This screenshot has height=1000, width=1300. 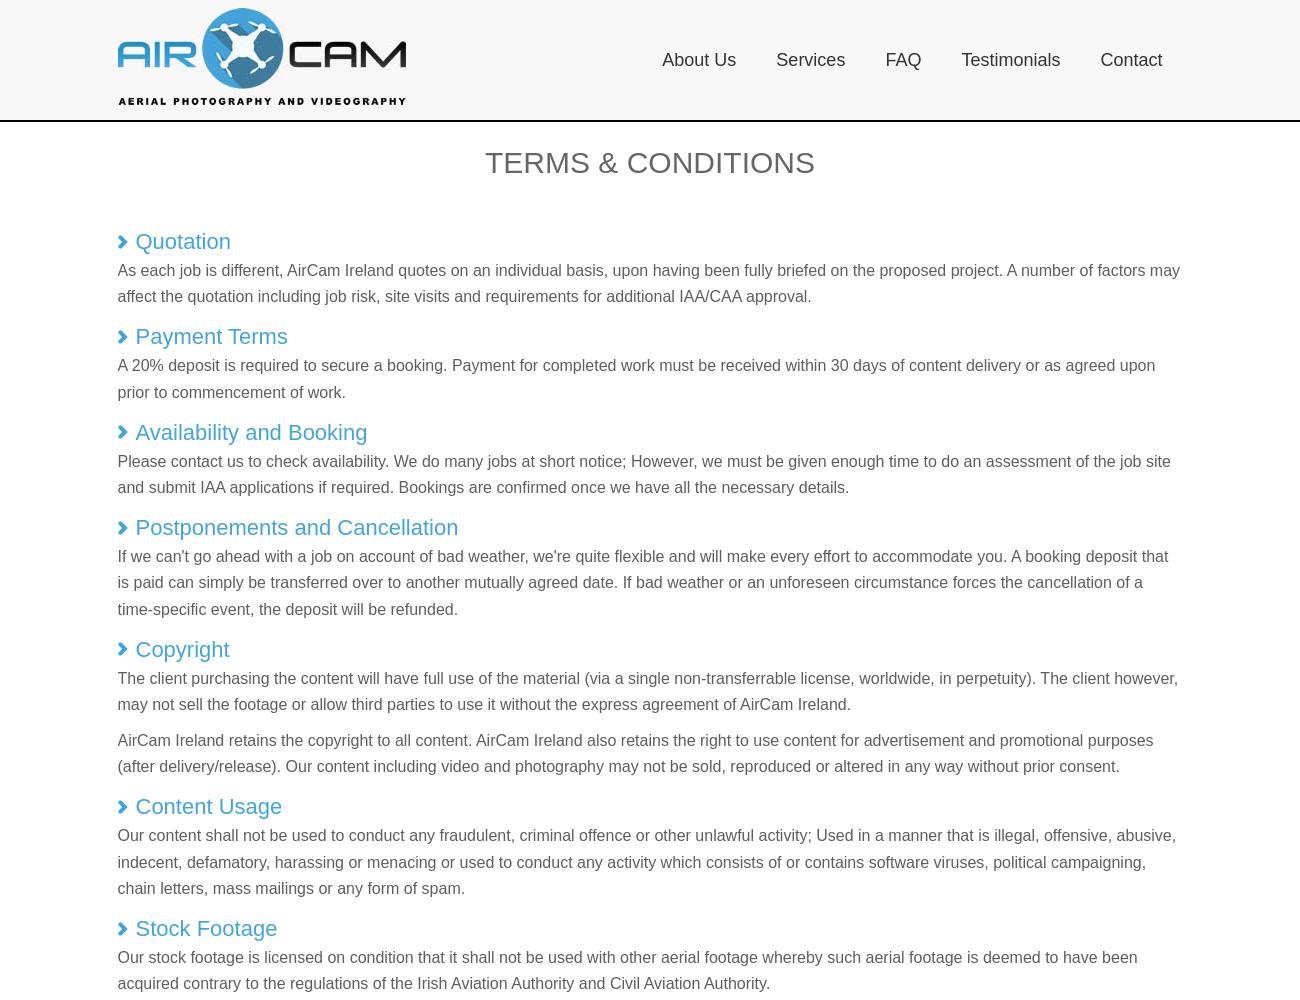 I want to click on 'Our stock footage is licensed on condition that it shall not be used with other aerial footage whereby such aerial footage is deemed to have been acquired contrary to the regulations of the Irish Aviation Authority and Civil Aviation Authority.', so click(x=626, y=969).